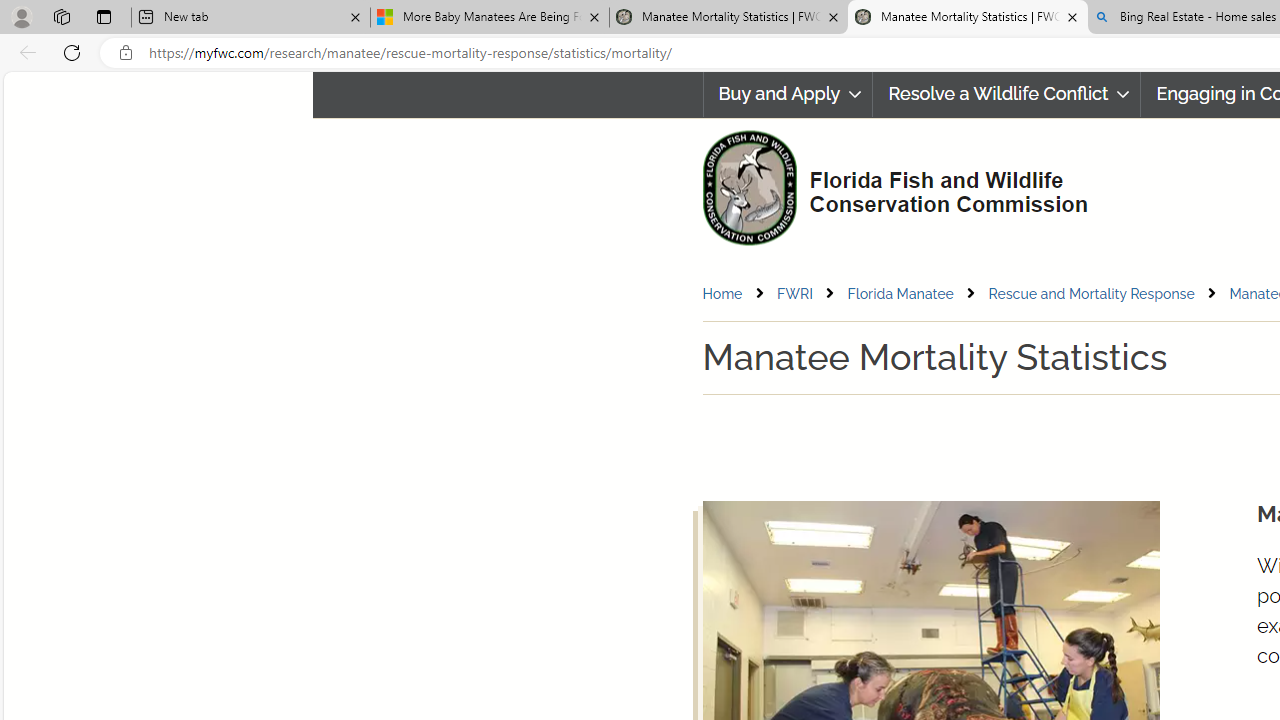 The height and width of the screenshot is (720, 1280). What do you see at coordinates (886, 185) in the screenshot?
I see `'FWC Logo Florida Fish and Wildlife Conservation Commission'` at bounding box center [886, 185].